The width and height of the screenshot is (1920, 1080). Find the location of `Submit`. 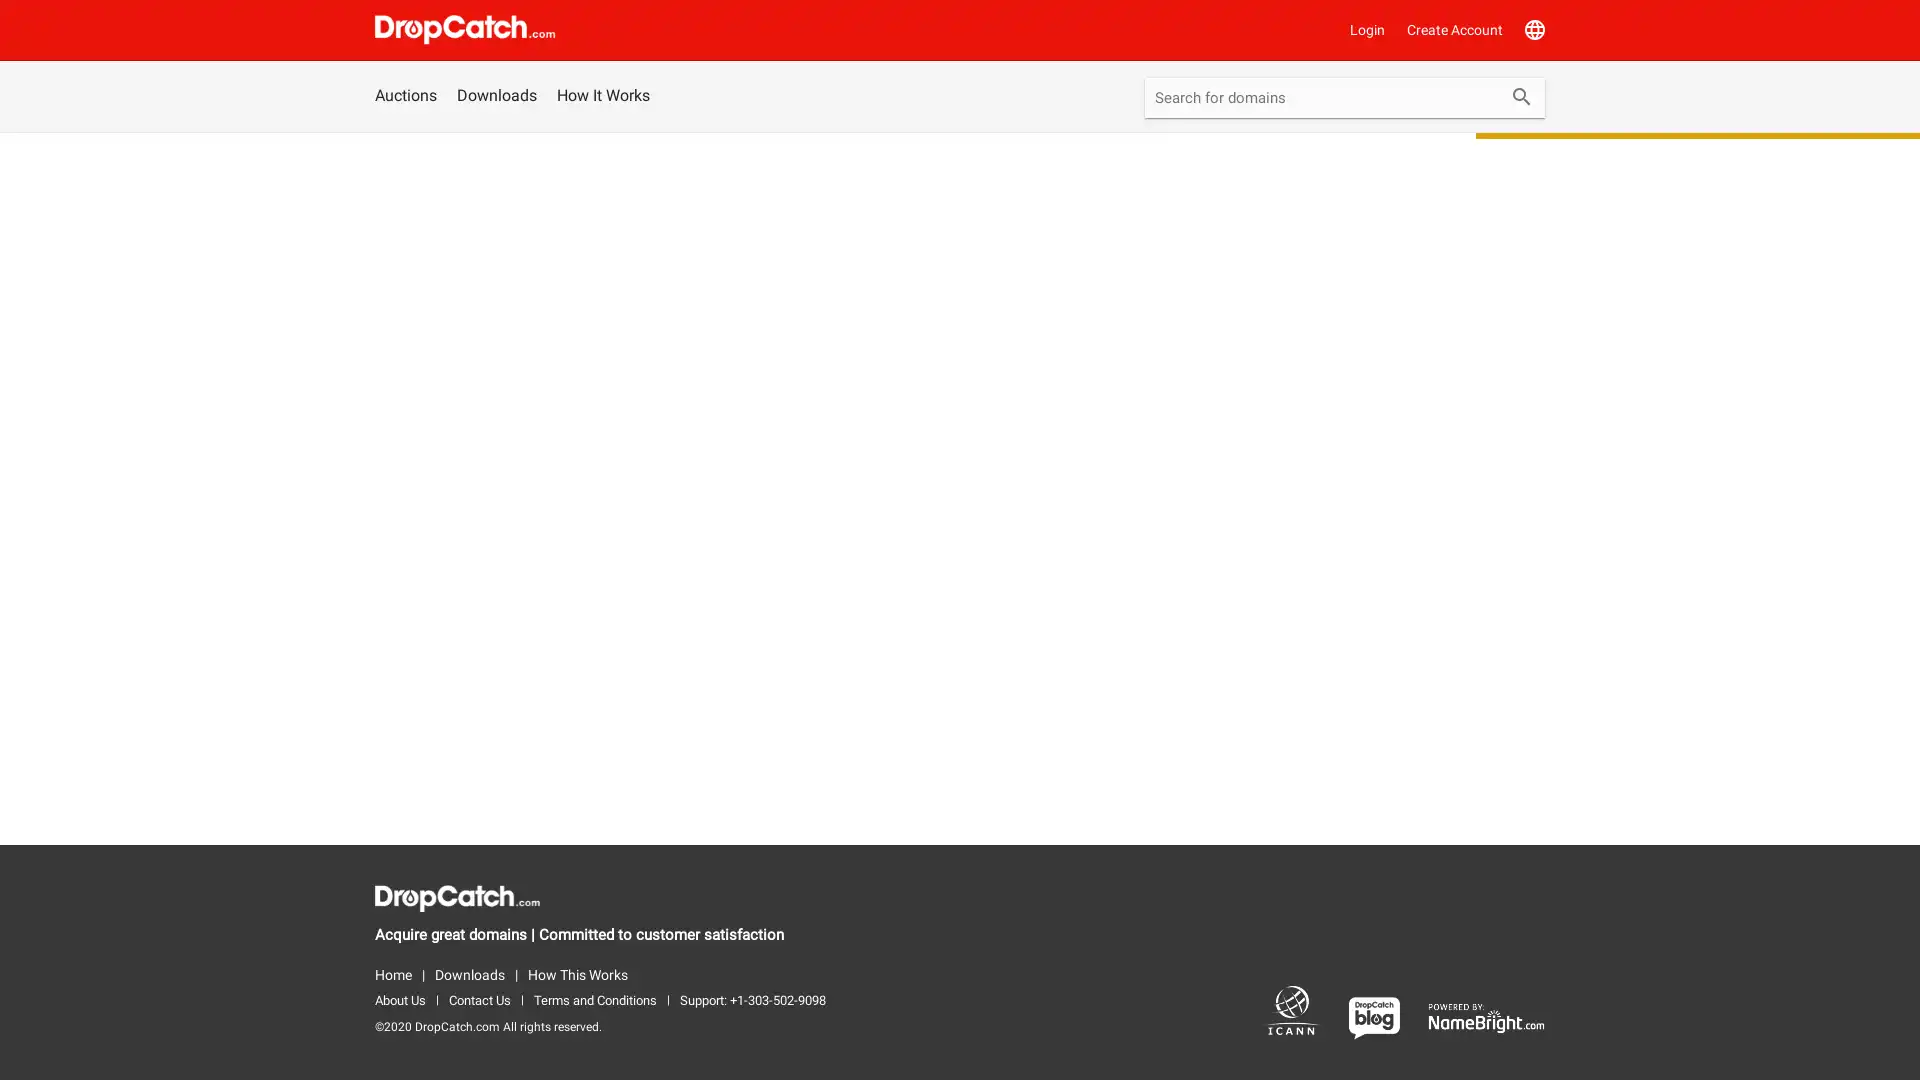

Submit is located at coordinates (1520, 99).